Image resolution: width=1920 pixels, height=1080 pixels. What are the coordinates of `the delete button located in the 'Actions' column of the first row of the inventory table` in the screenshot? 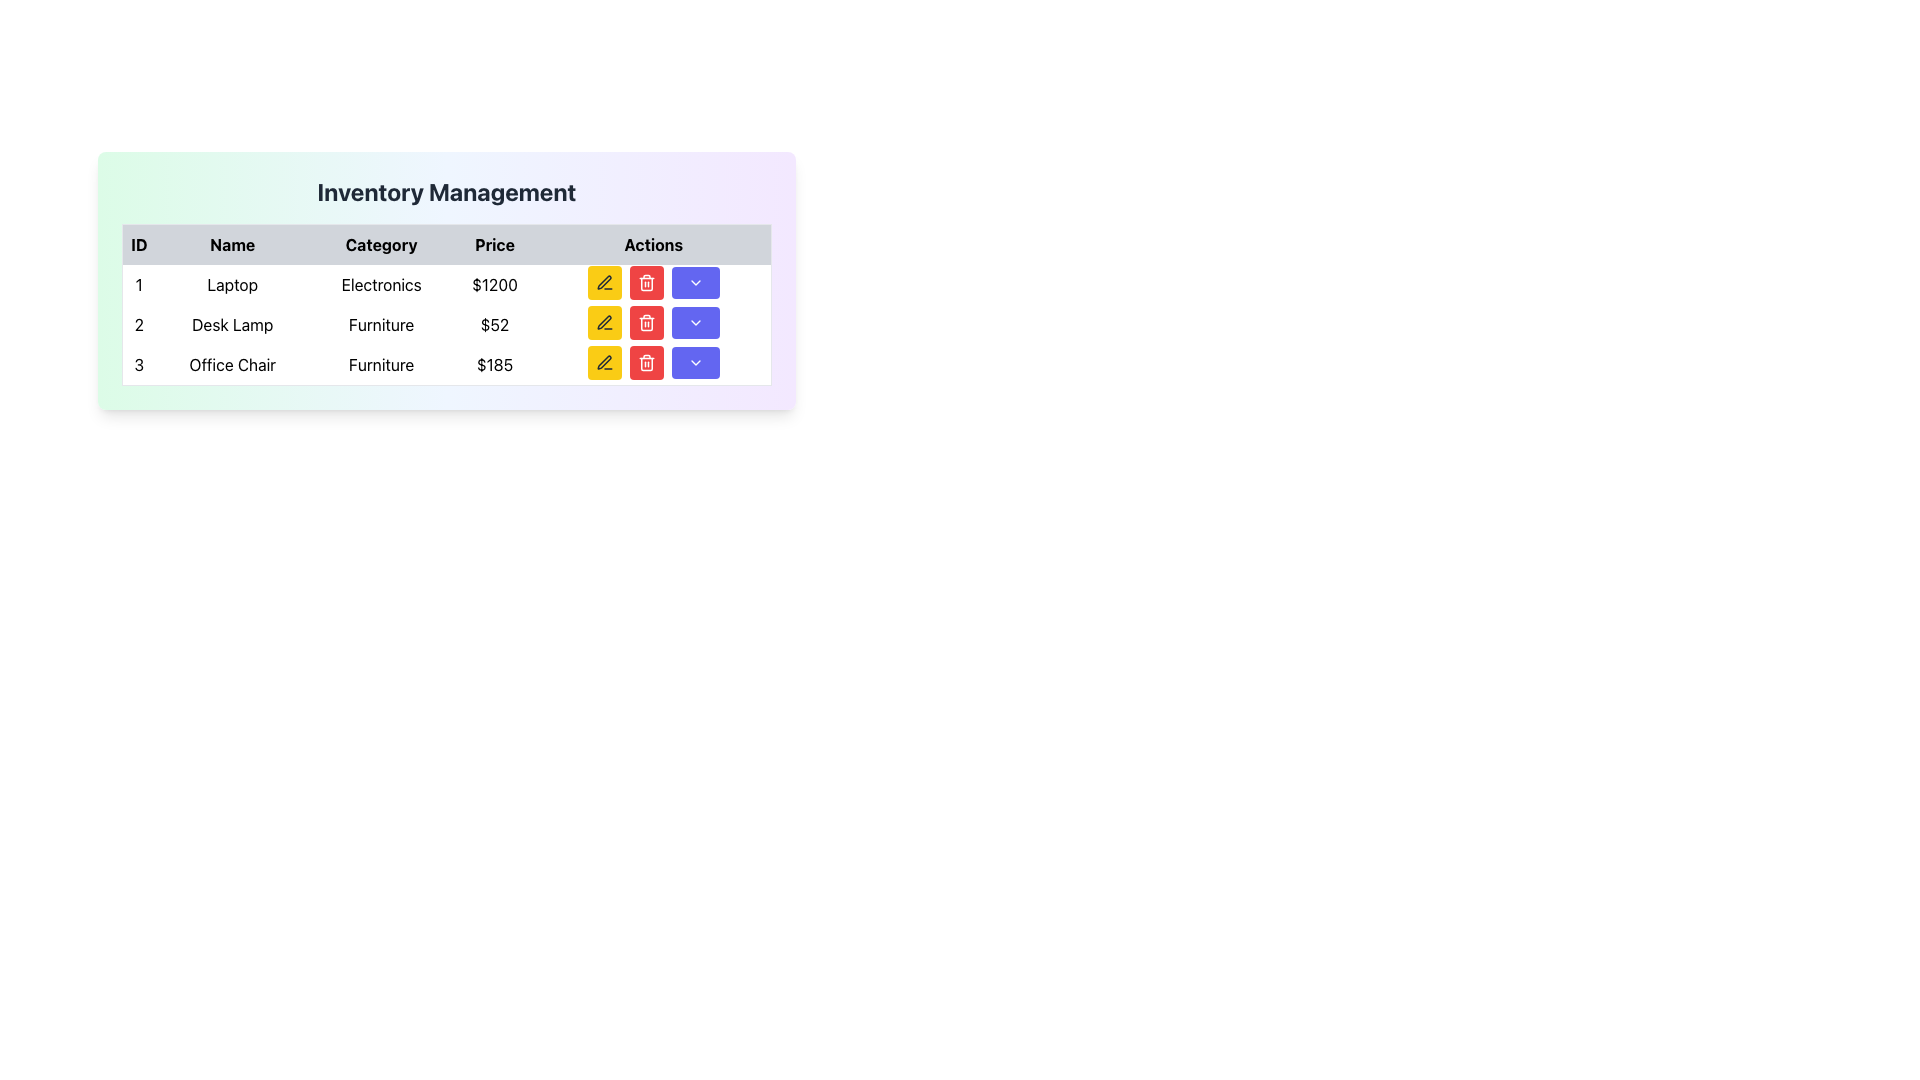 It's located at (646, 282).